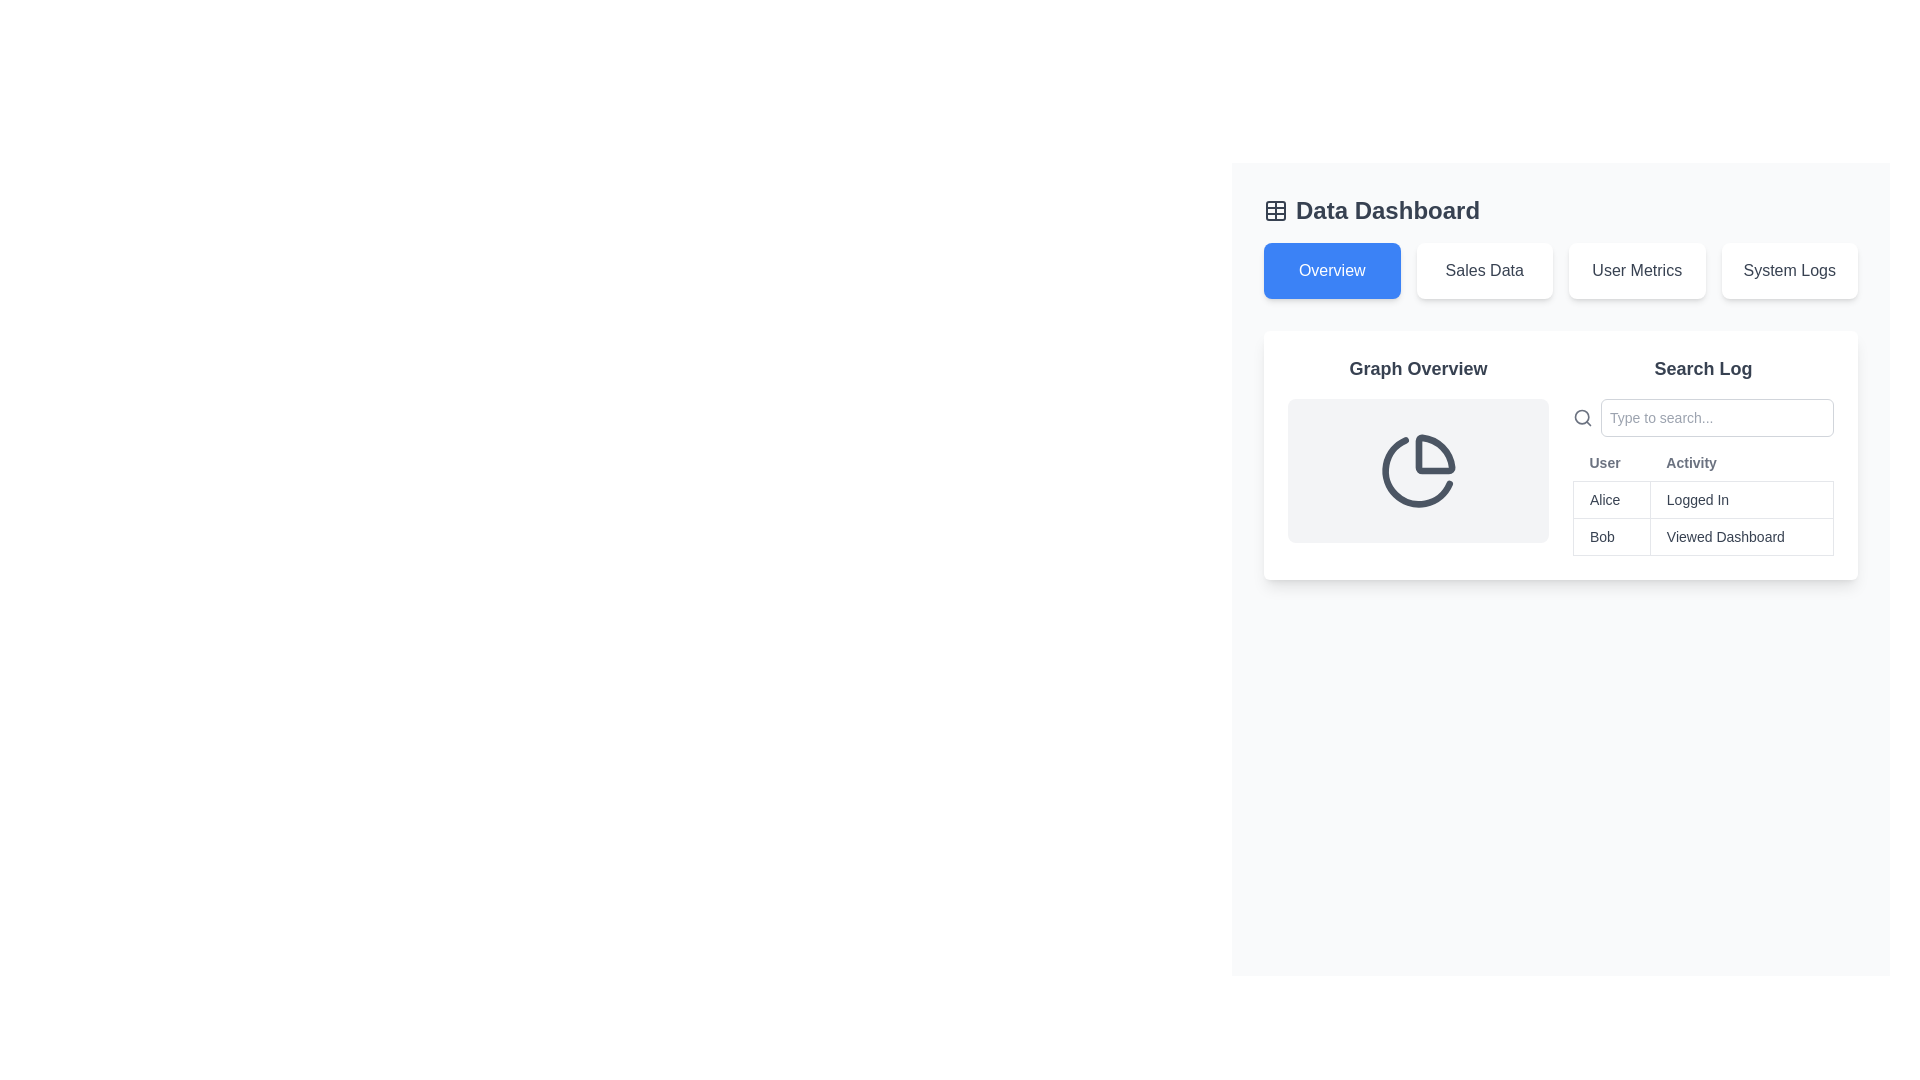 This screenshot has height=1080, width=1920. I want to click on the 'Overview' button, so click(1332, 270).